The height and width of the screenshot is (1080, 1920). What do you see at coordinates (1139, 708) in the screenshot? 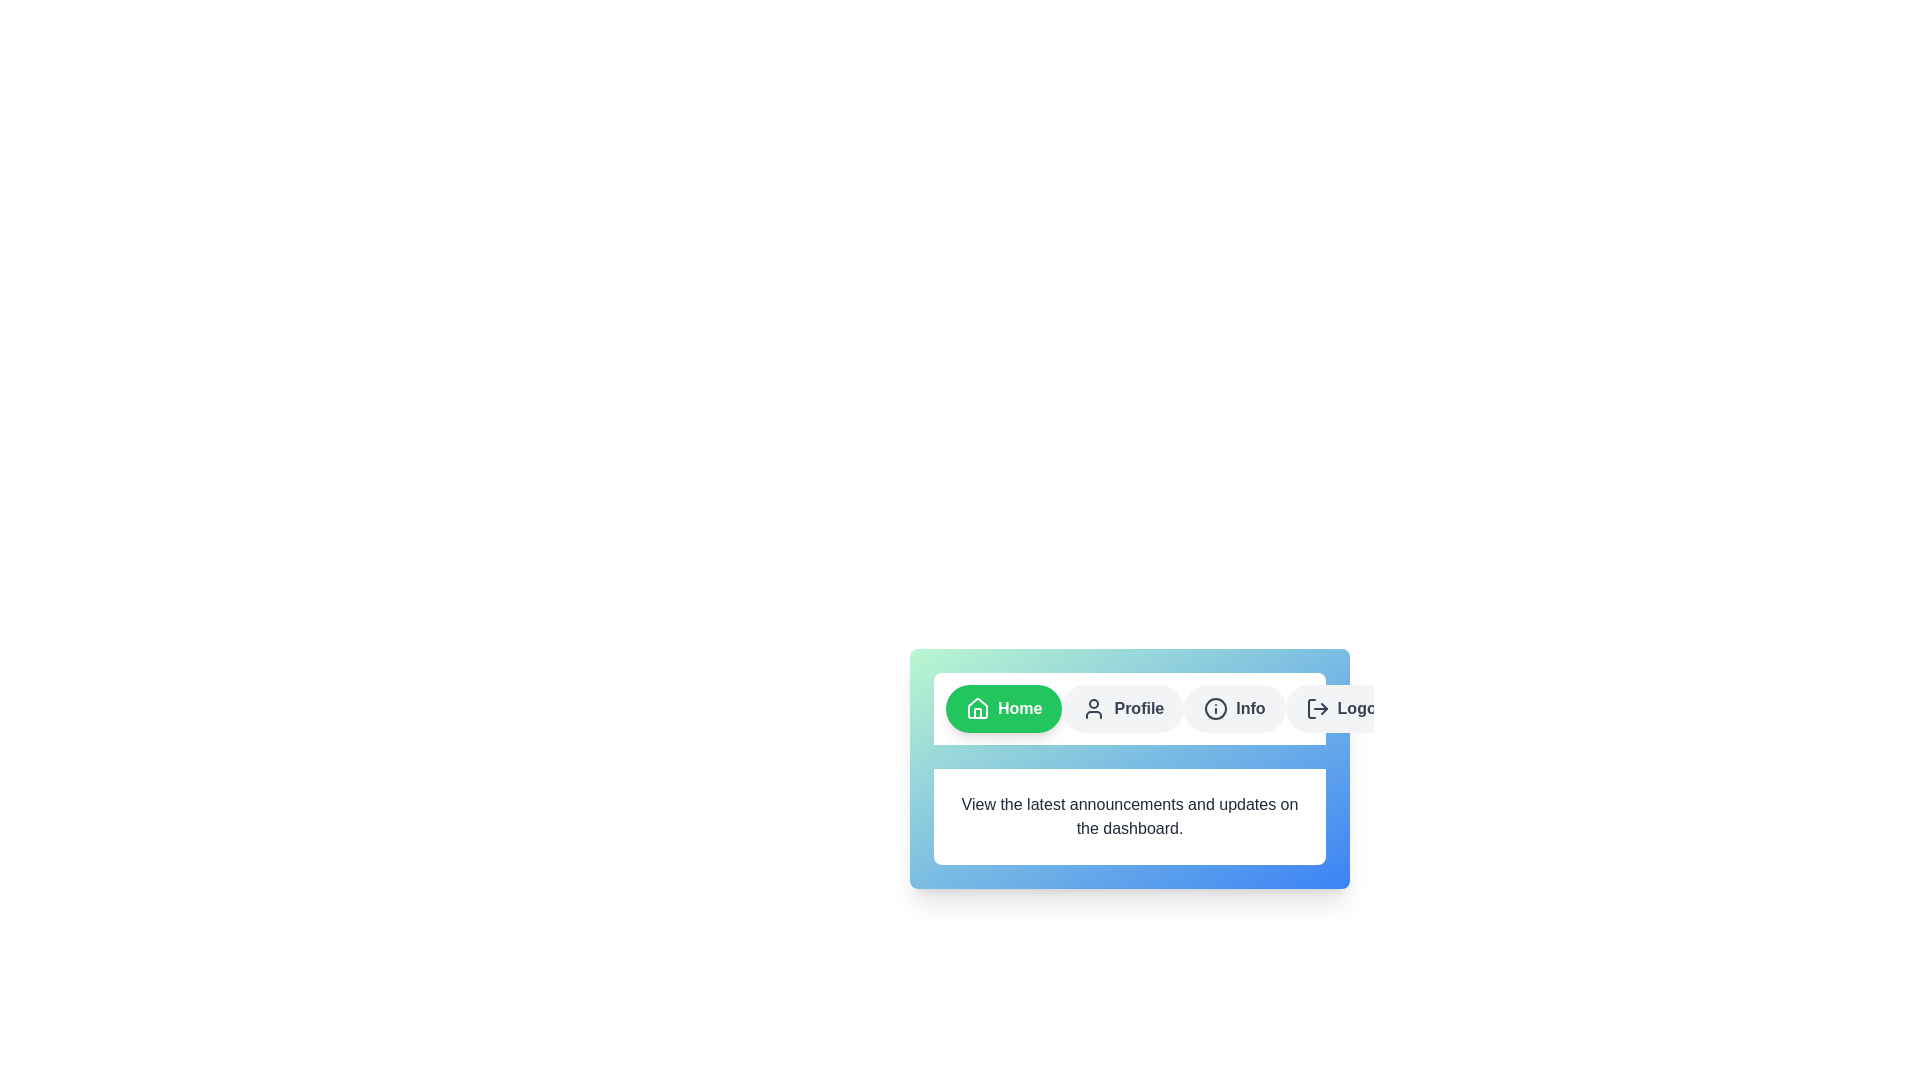
I see `the 'Profile' text label located within a rounded button in the horizontal navigation bar, positioned second from the left after the 'Home' button` at bounding box center [1139, 708].